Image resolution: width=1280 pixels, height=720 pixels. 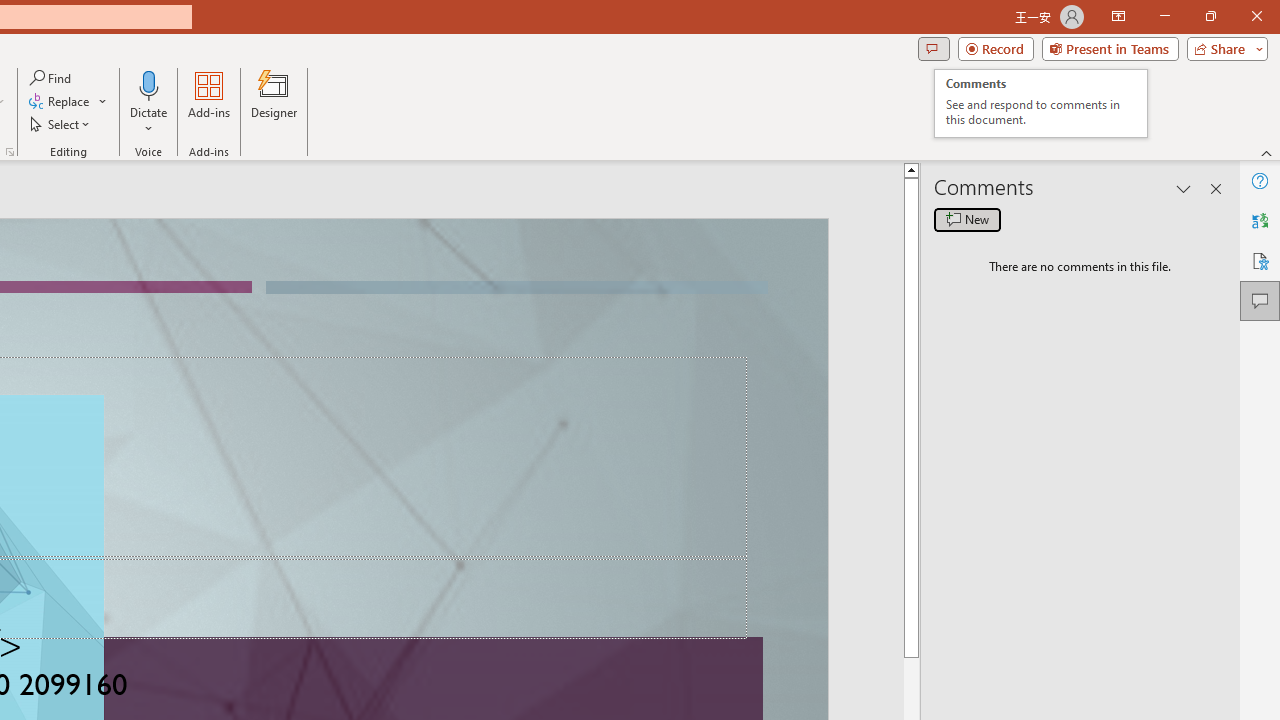 What do you see at coordinates (967, 219) in the screenshot?
I see `'New comment'` at bounding box center [967, 219].